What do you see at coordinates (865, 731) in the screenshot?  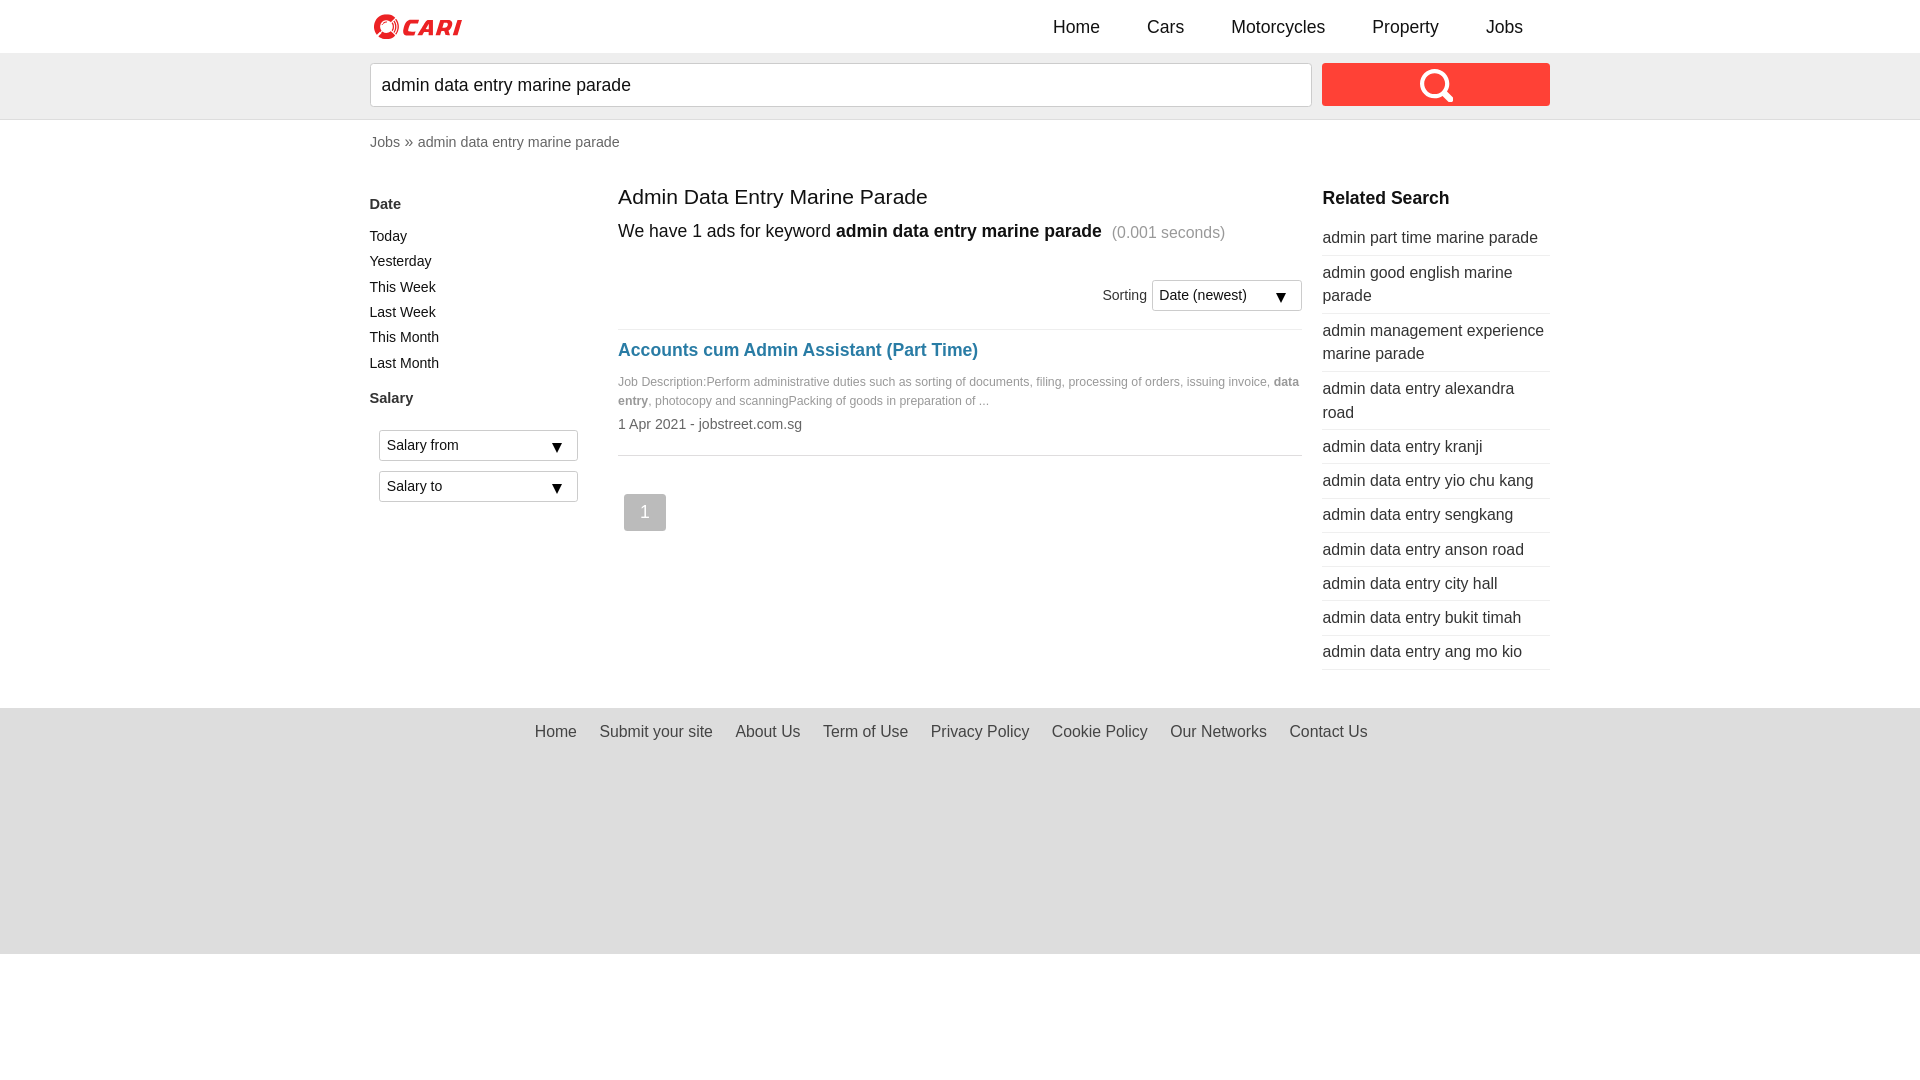 I see `'Term of Use'` at bounding box center [865, 731].